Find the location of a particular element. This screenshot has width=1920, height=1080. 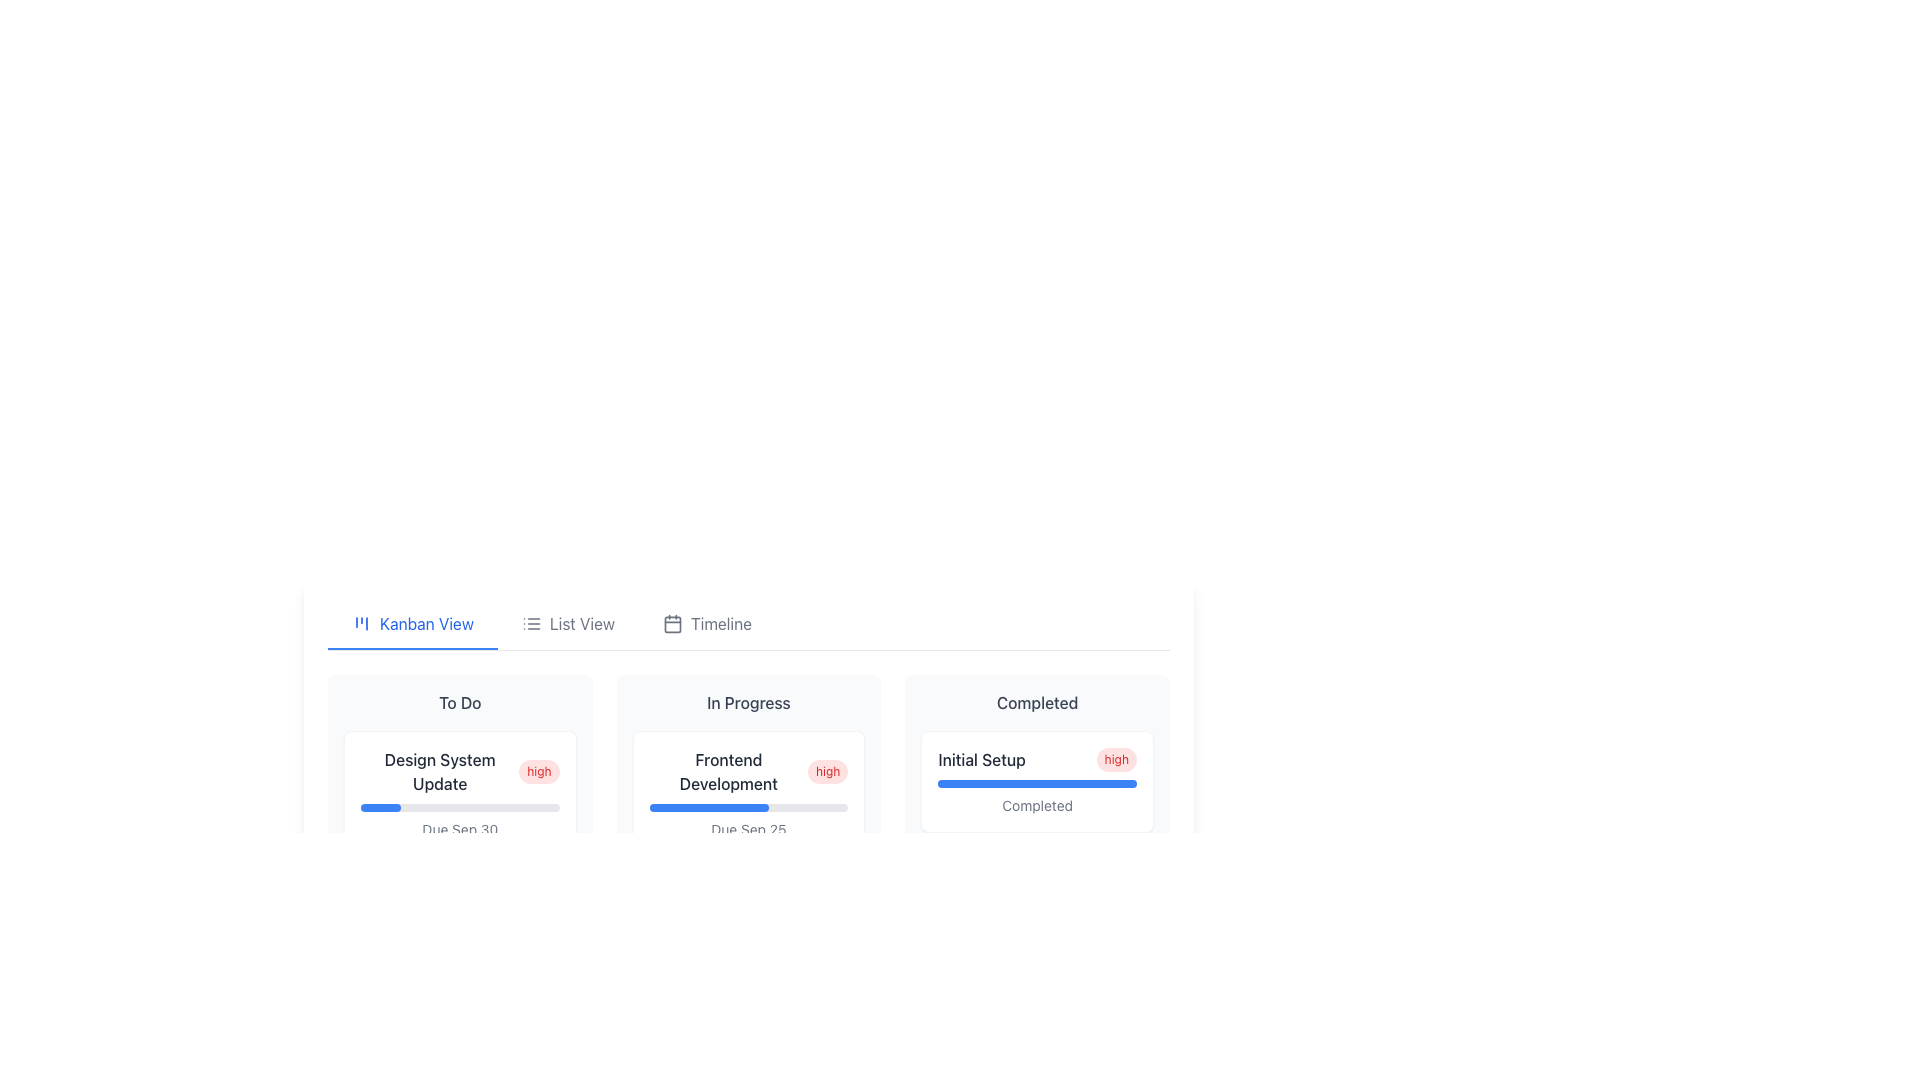

the details of the task represented by the second card in the 'To Do' section of the Kanban board, which includes its title, priority (low), and due date (Oct 5) is located at coordinates (459, 920).